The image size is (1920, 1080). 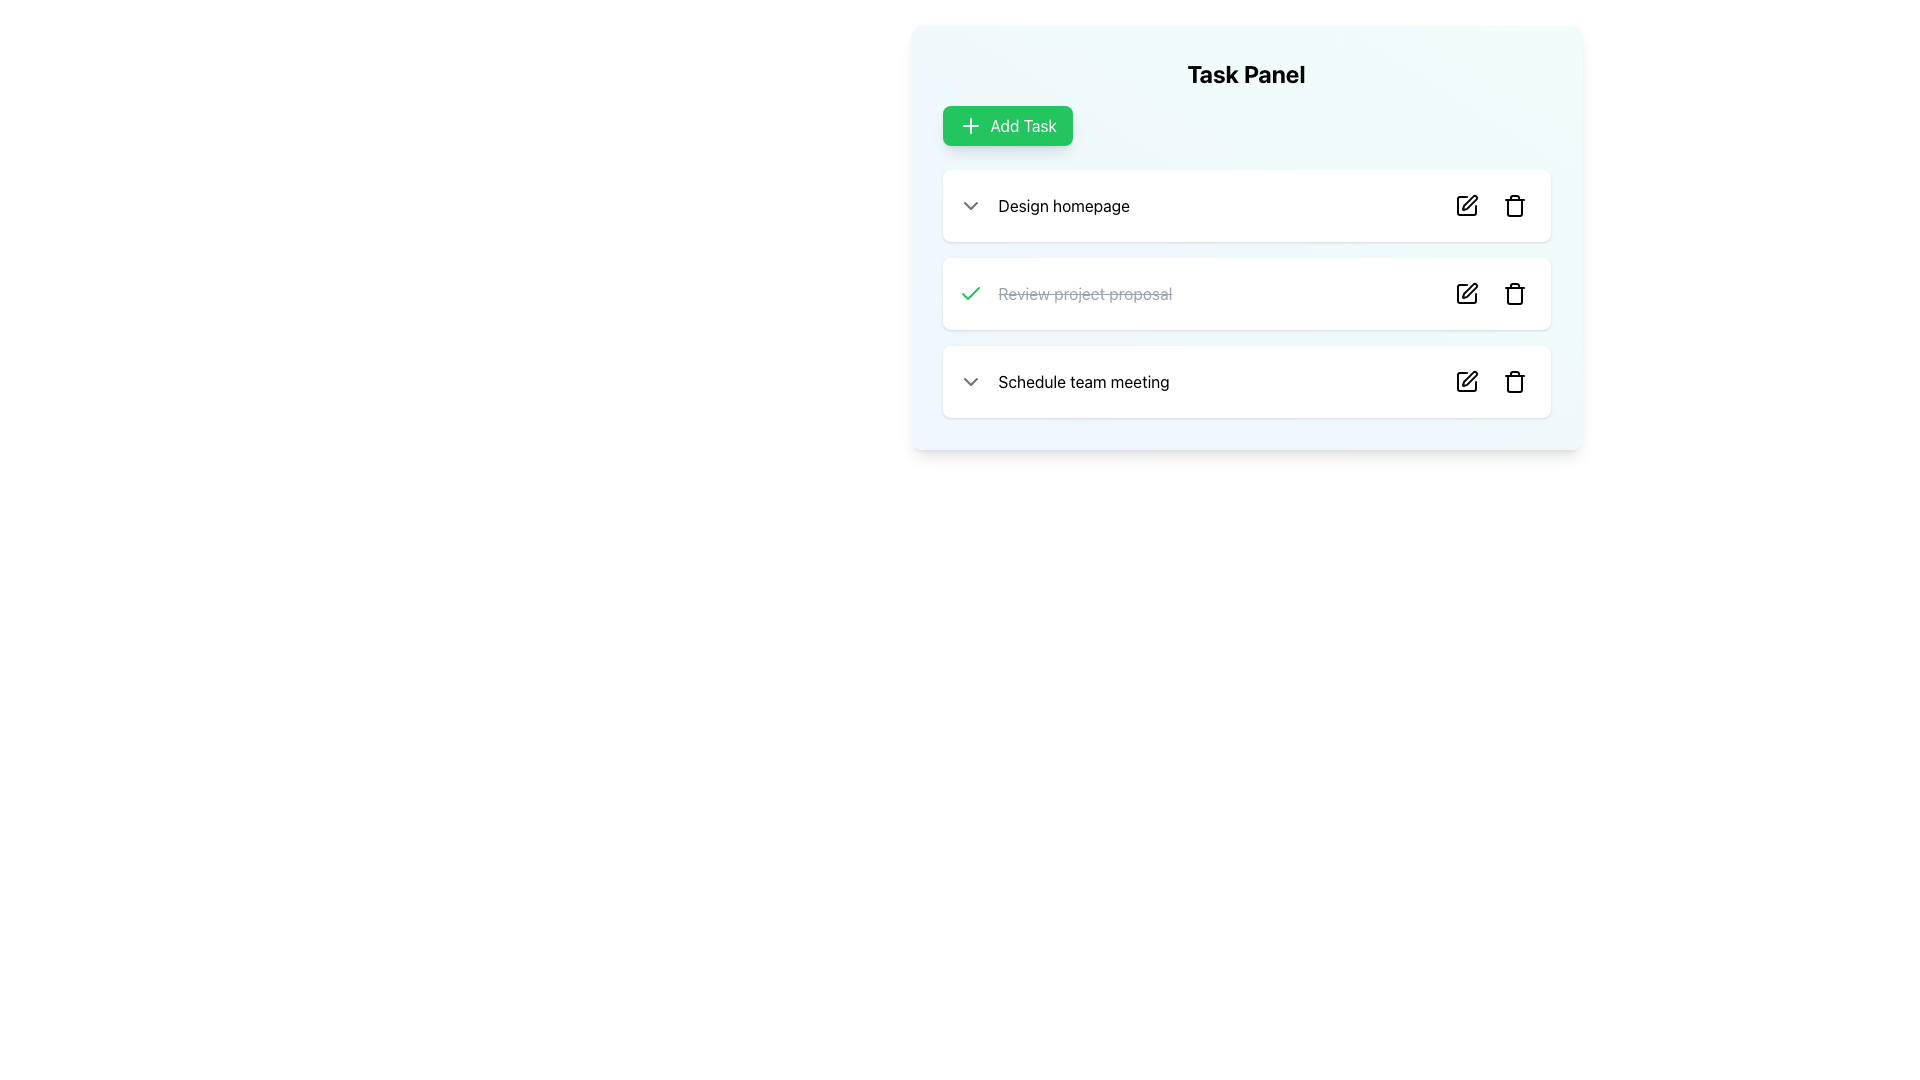 I want to click on the chevron icon, so click(x=970, y=205).